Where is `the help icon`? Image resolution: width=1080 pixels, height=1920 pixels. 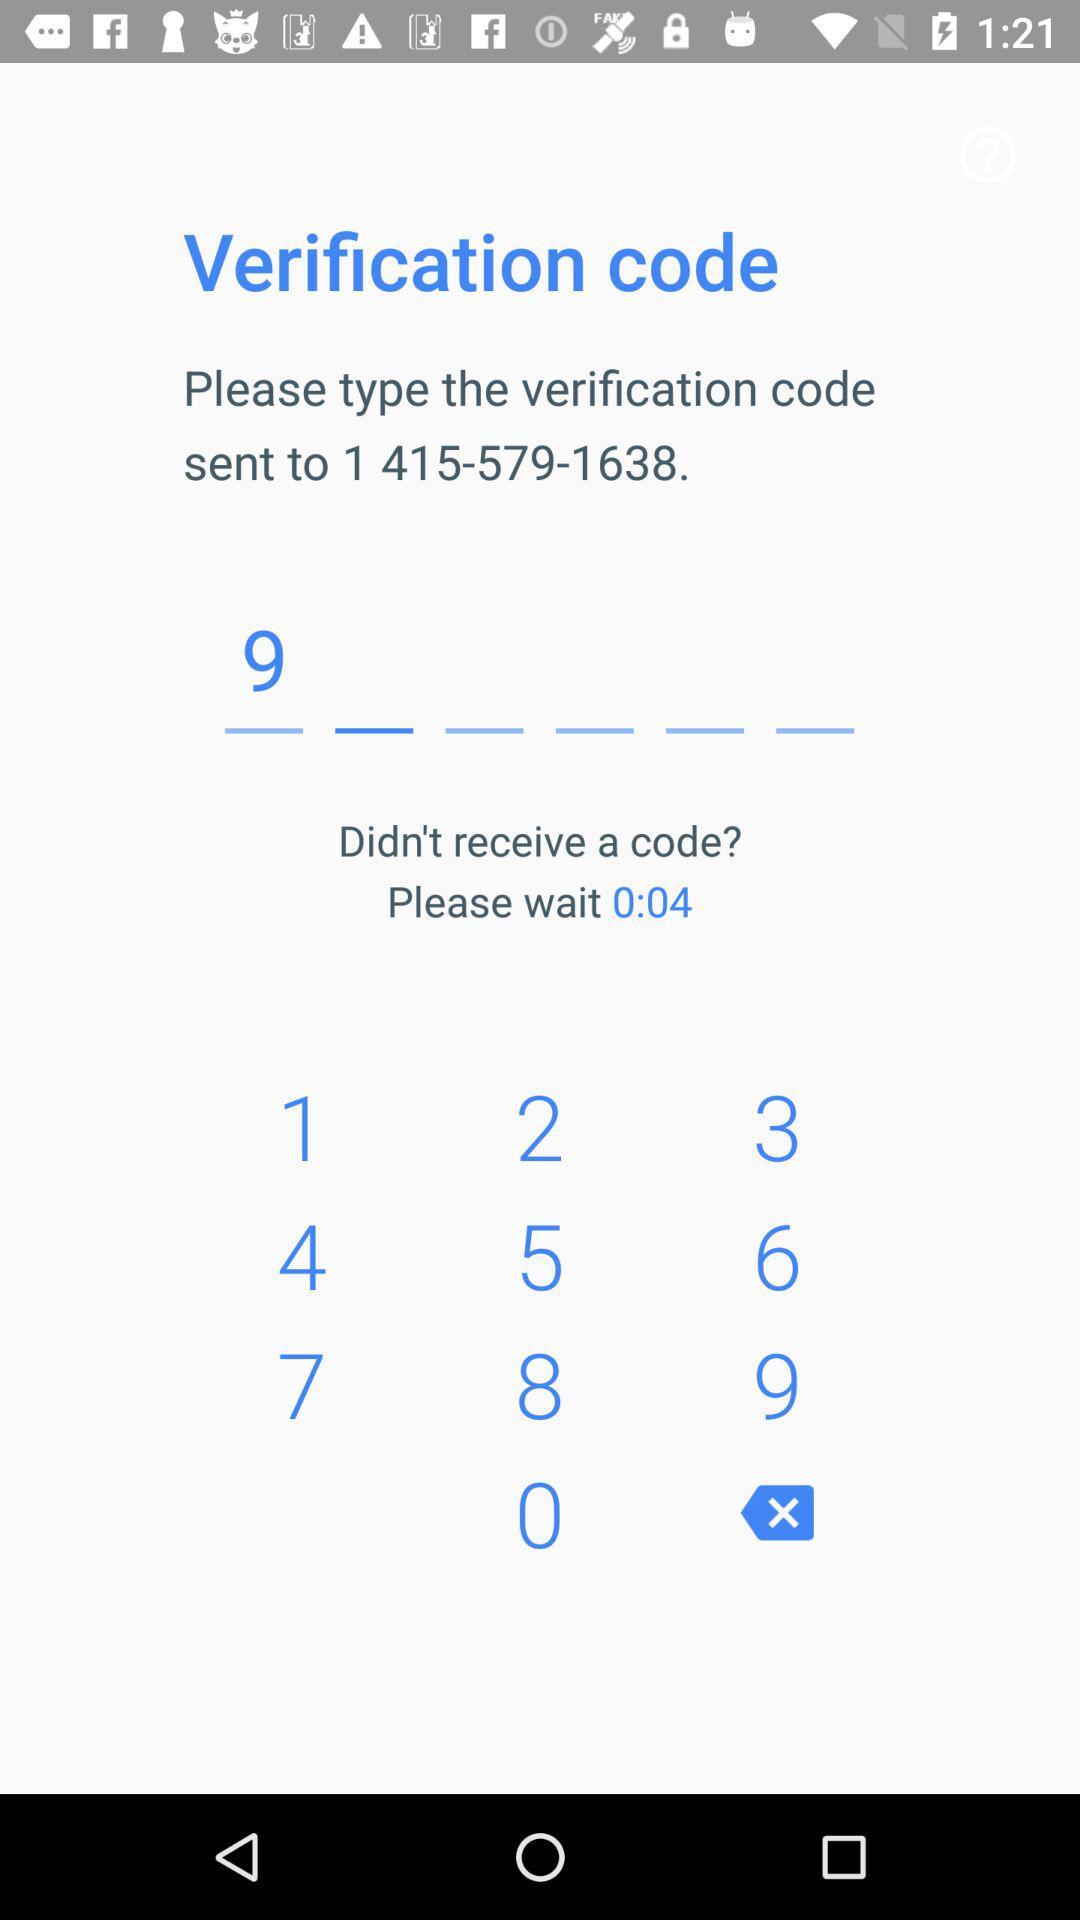
the help icon is located at coordinates (987, 153).